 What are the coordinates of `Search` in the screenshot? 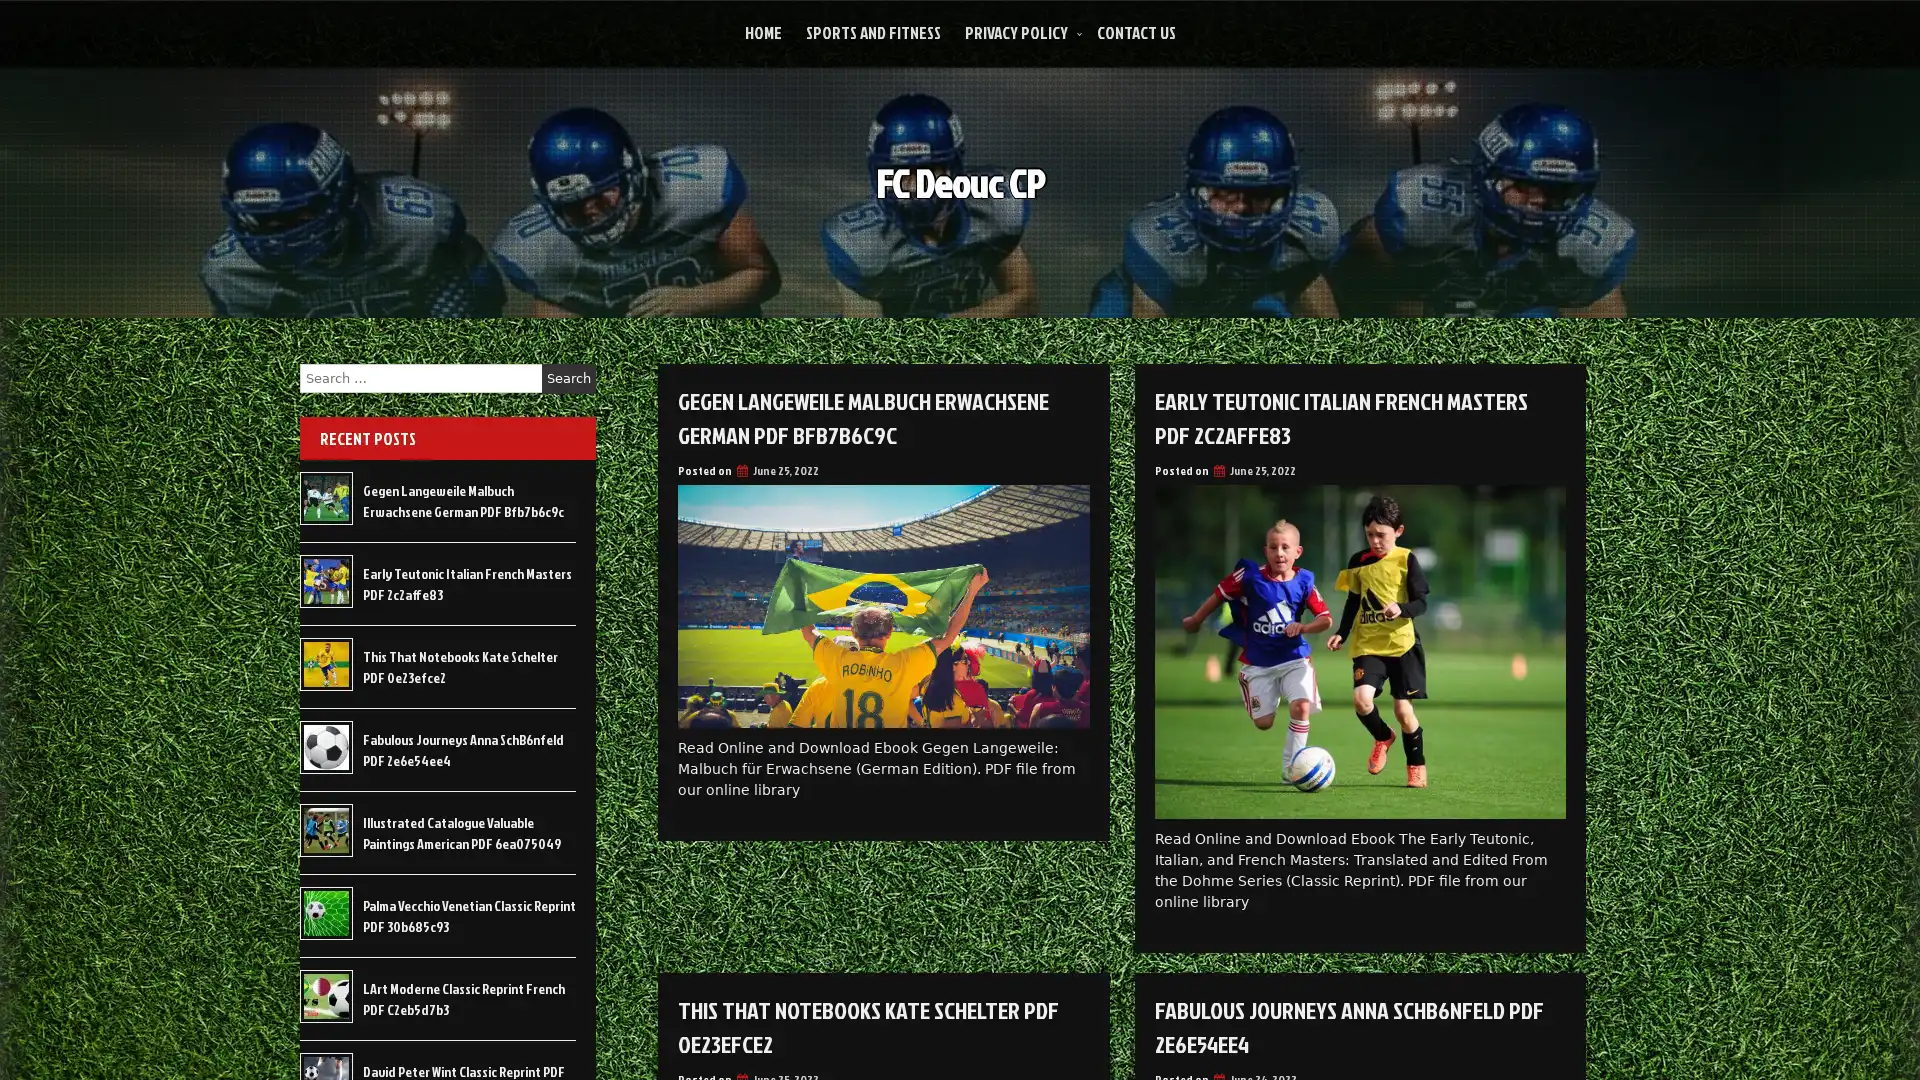 It's located at (568, 378).